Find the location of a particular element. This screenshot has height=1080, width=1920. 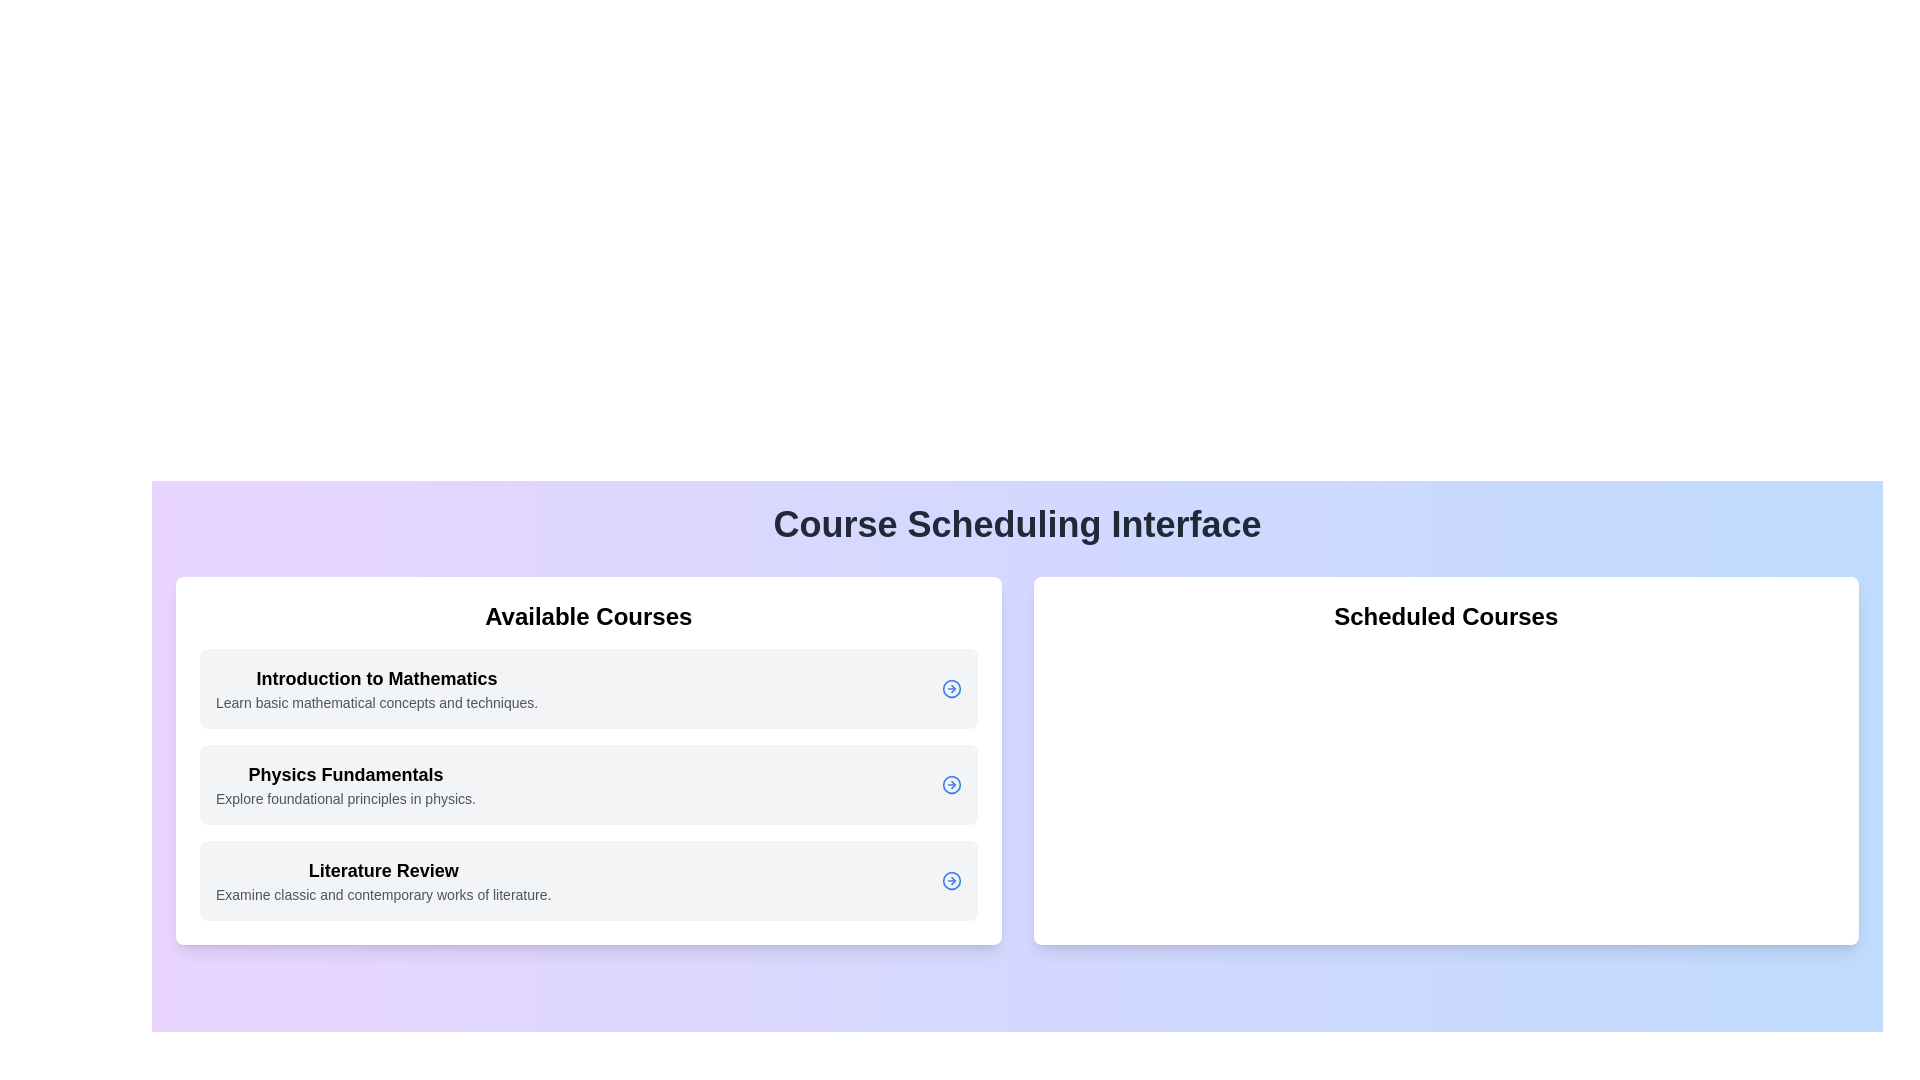

the Text block element displaying the title 'Introduction to Mathematics' and the subtitle 'Learn basic mathematical concepts and techniques.' is located at coordinates (377, 688).